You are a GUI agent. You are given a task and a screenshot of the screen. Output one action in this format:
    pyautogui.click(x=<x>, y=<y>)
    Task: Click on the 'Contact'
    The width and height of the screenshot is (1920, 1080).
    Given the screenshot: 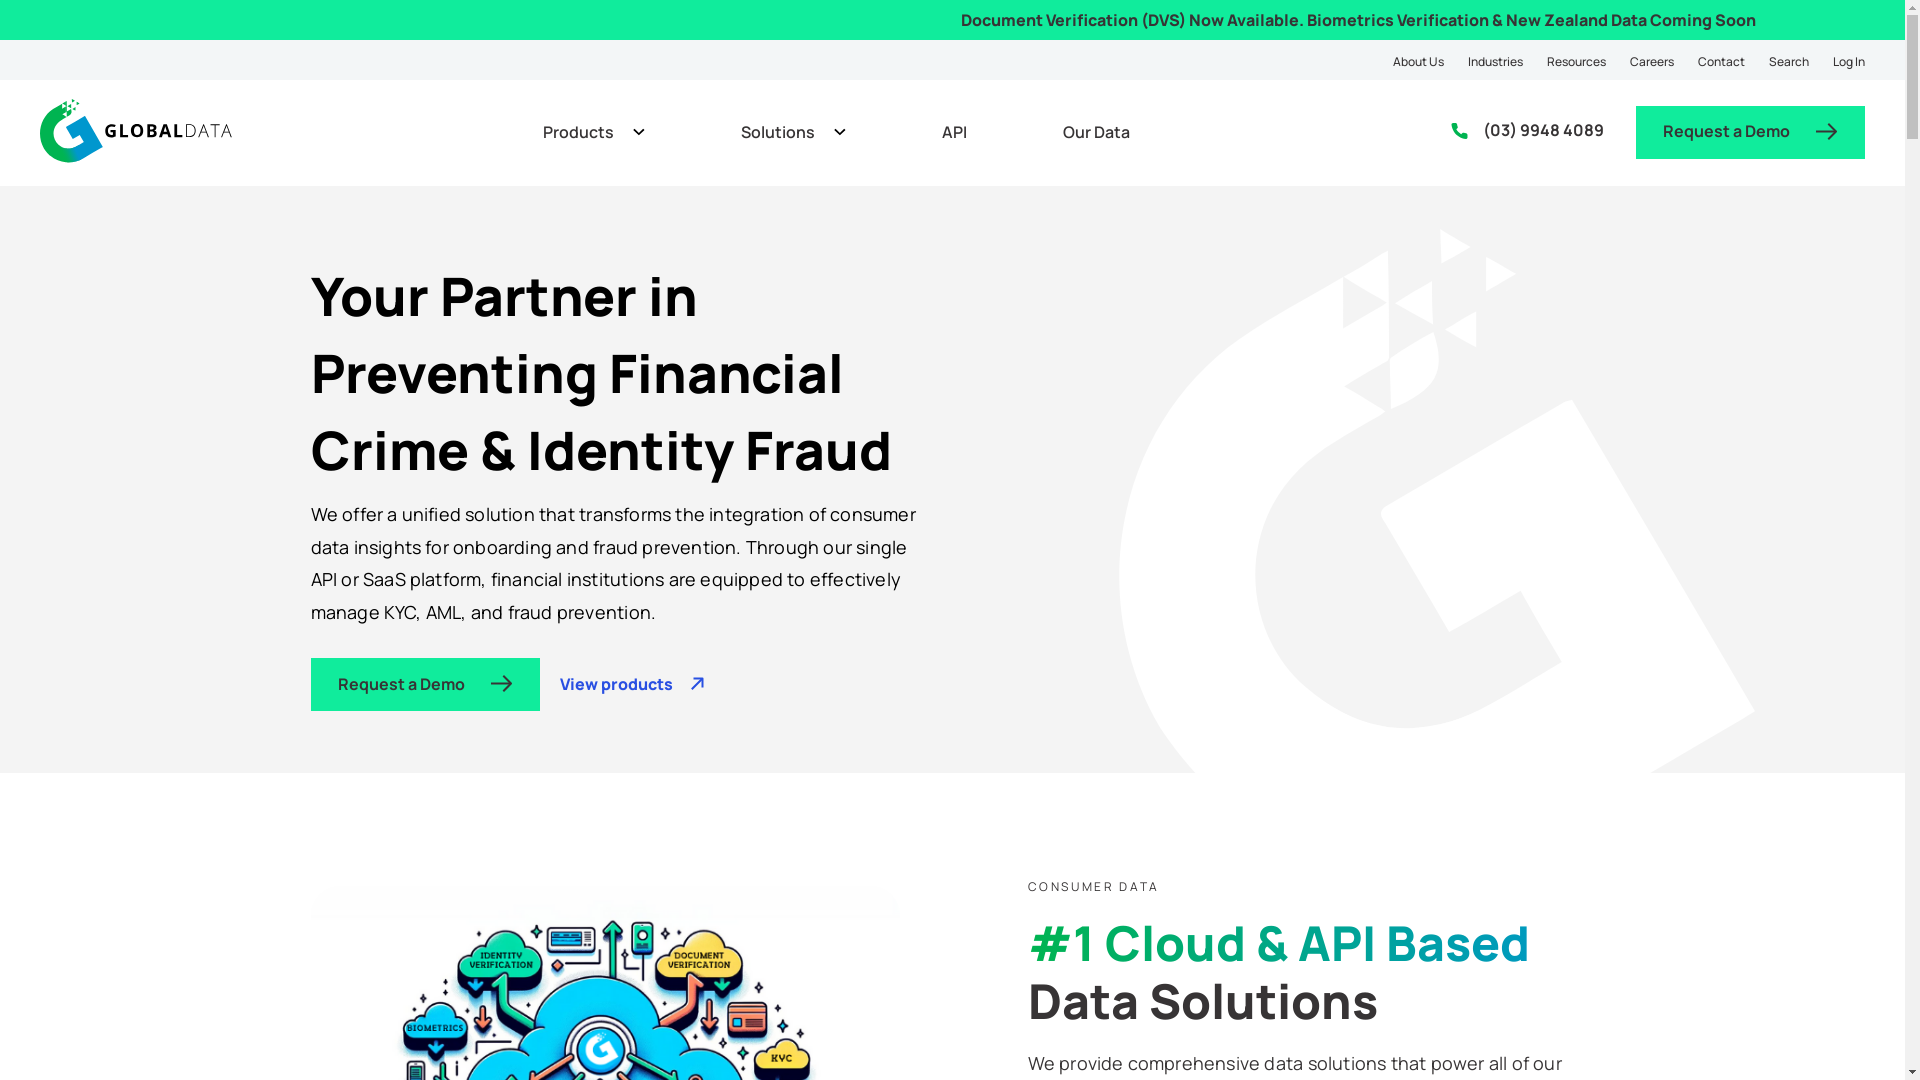 What is the action you would take?
    pyautogui.click(x=1720, y=59)
    